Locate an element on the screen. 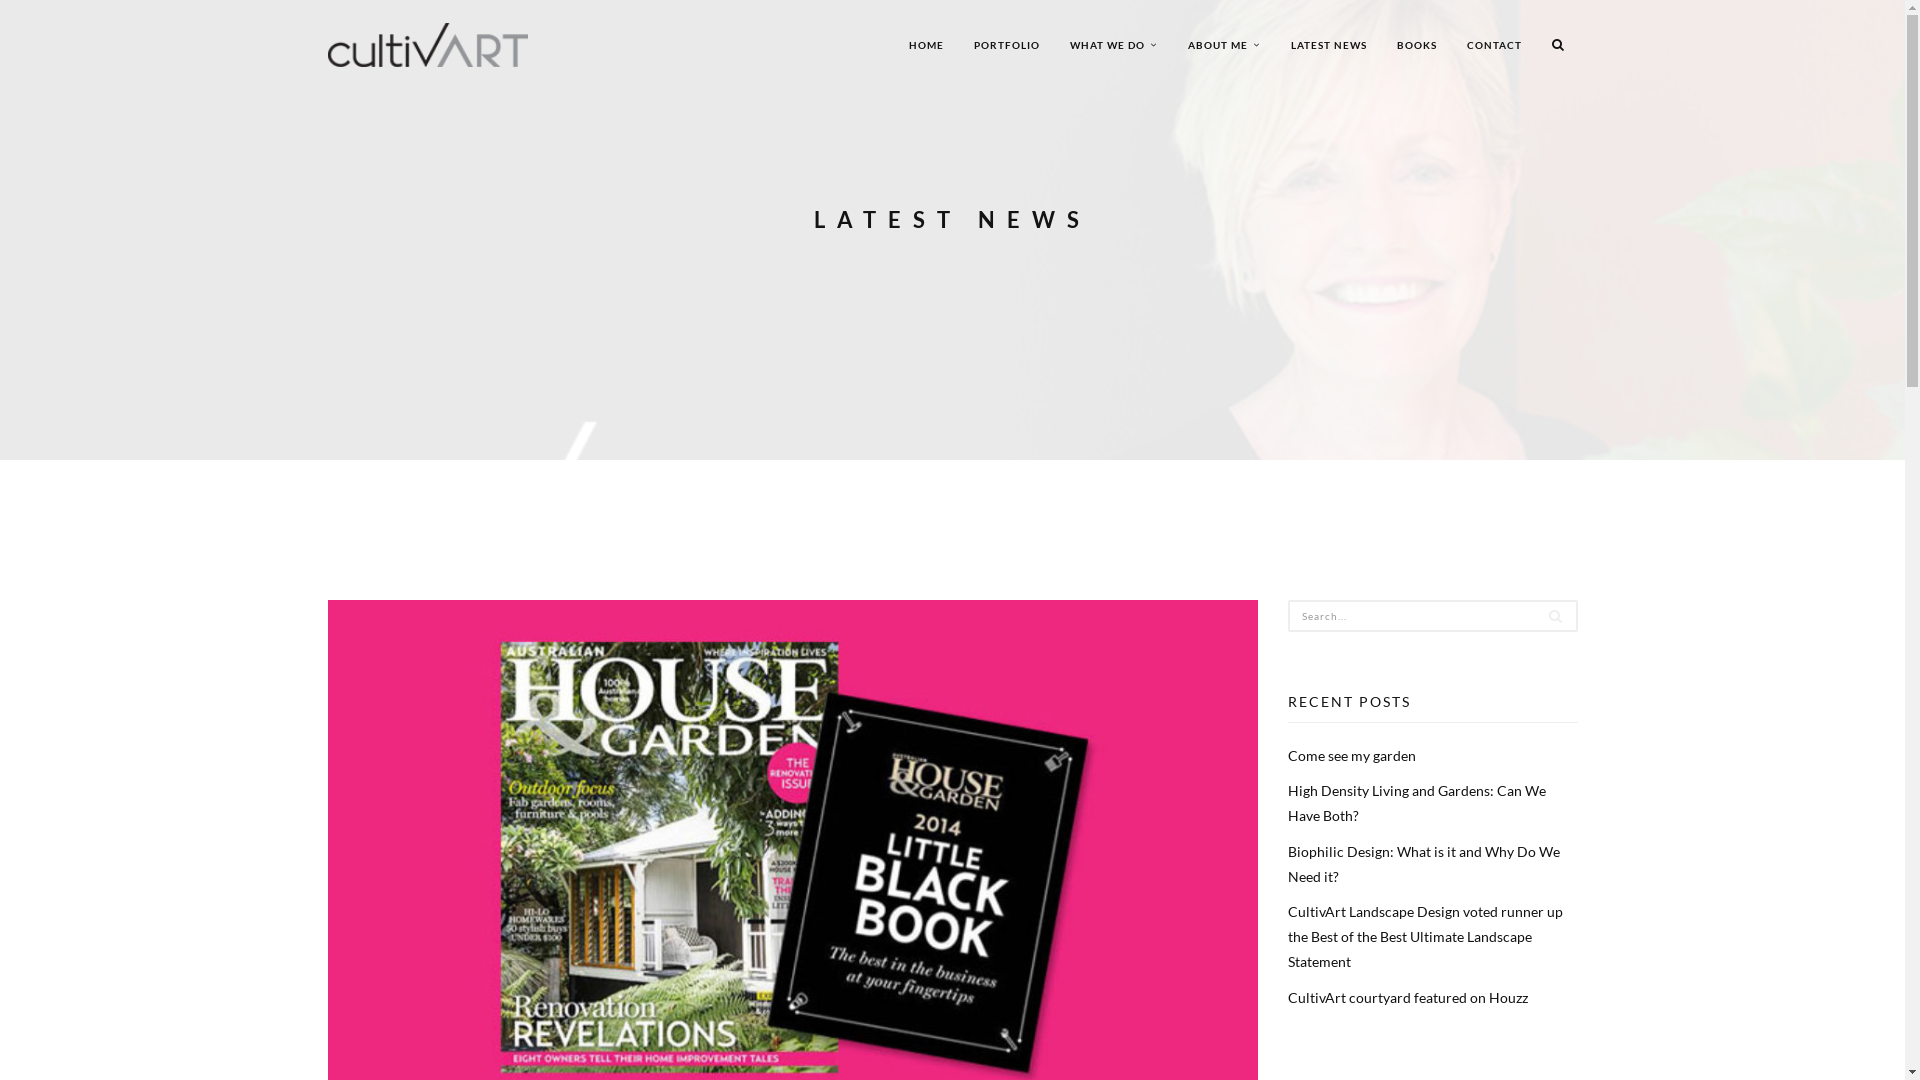 The width and height of the screenshot is (1920, 1080). 'PORTFOLIO' is located at coordinates (1006, 45).